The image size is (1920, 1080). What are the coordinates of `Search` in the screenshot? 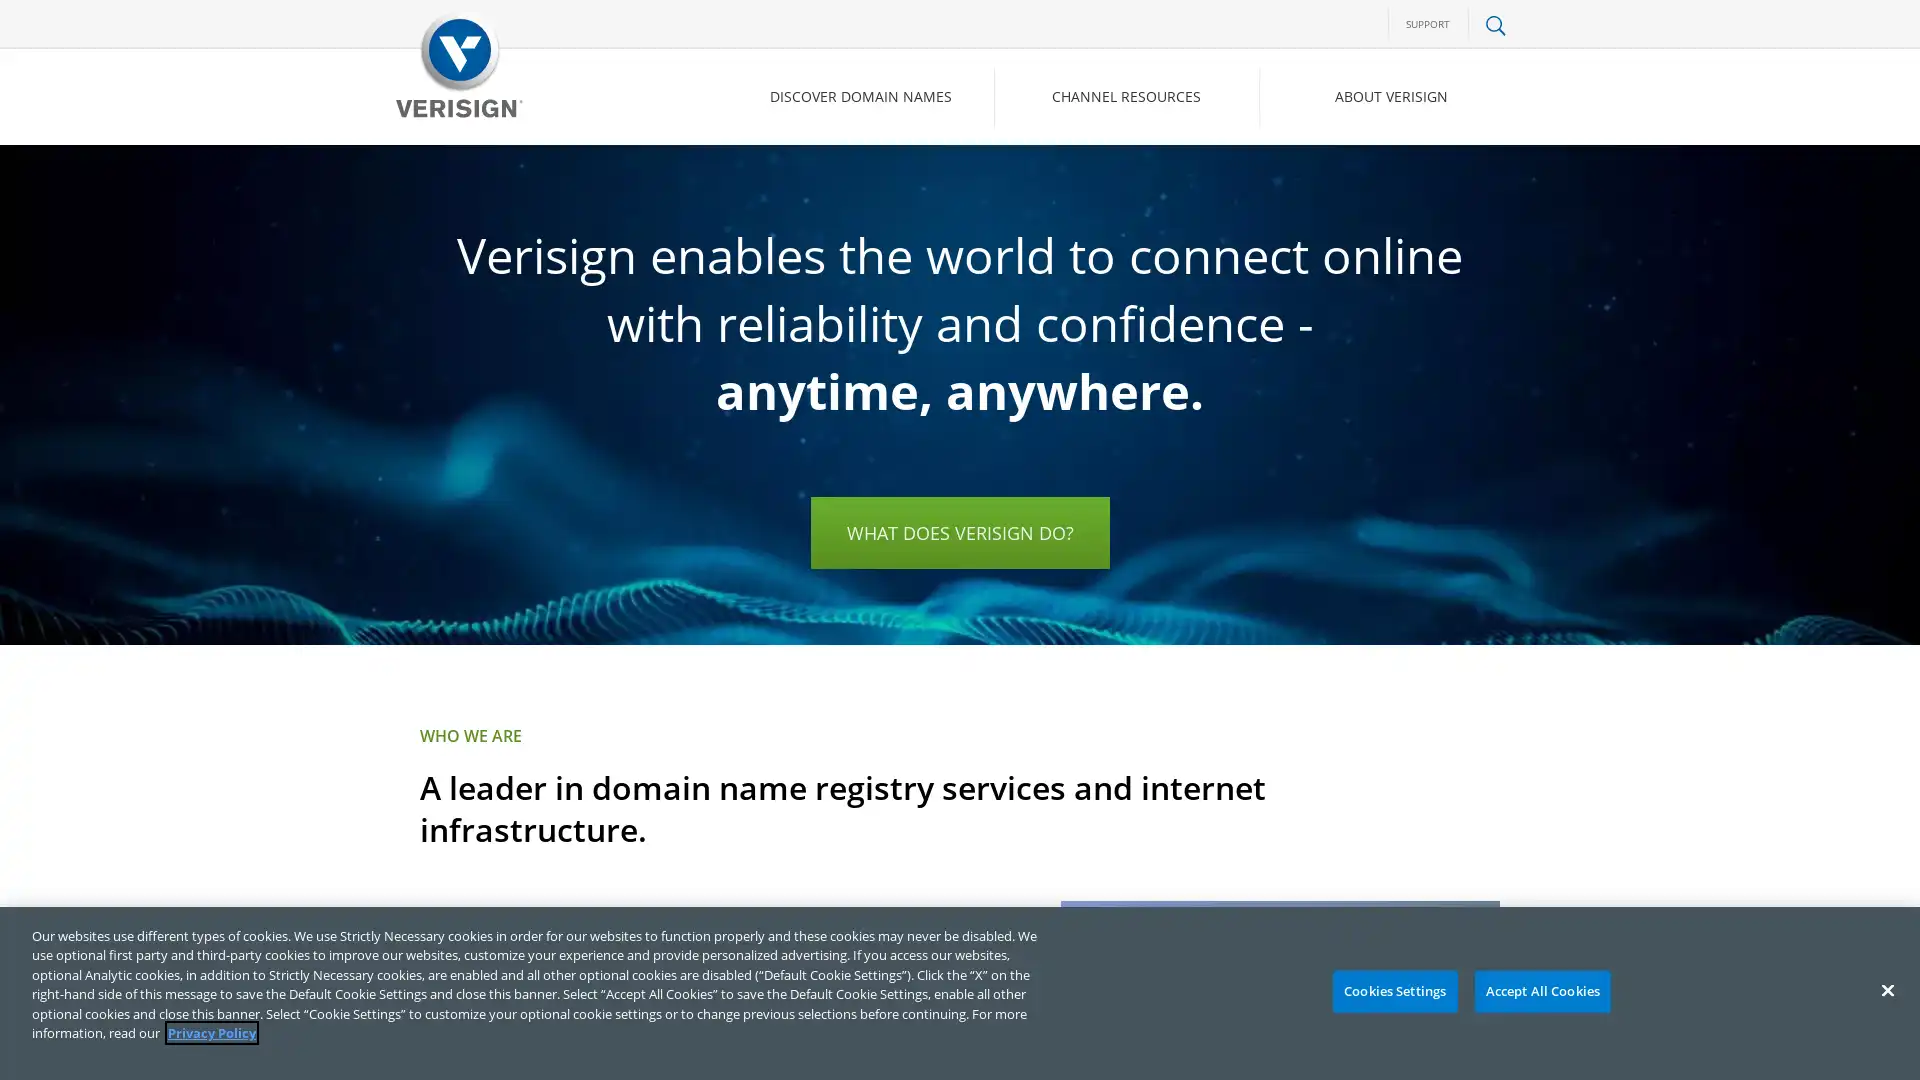 It's located at (1334, 181).